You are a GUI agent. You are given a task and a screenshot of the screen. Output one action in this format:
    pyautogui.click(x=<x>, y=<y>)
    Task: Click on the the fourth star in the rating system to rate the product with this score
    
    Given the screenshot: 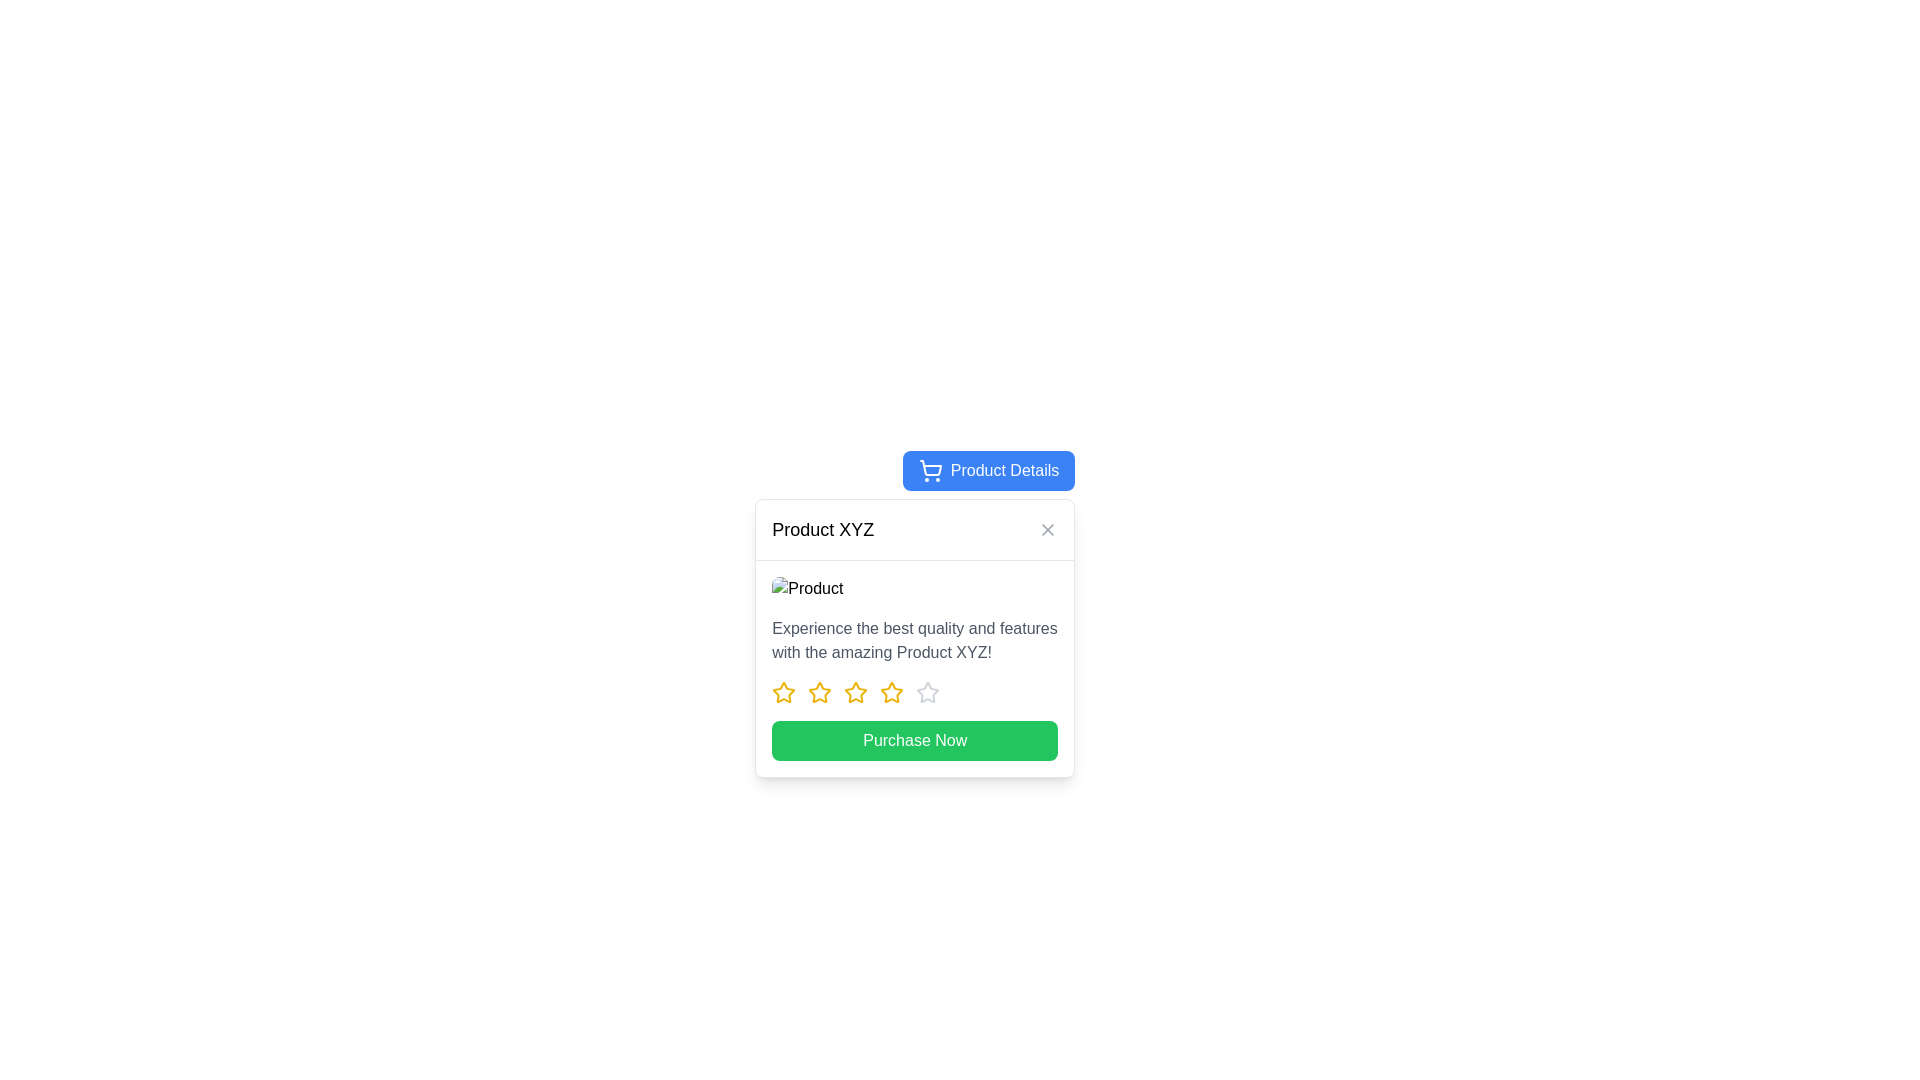 What is the action you would take?
    pyautogui.click(x=891, y=690)
    